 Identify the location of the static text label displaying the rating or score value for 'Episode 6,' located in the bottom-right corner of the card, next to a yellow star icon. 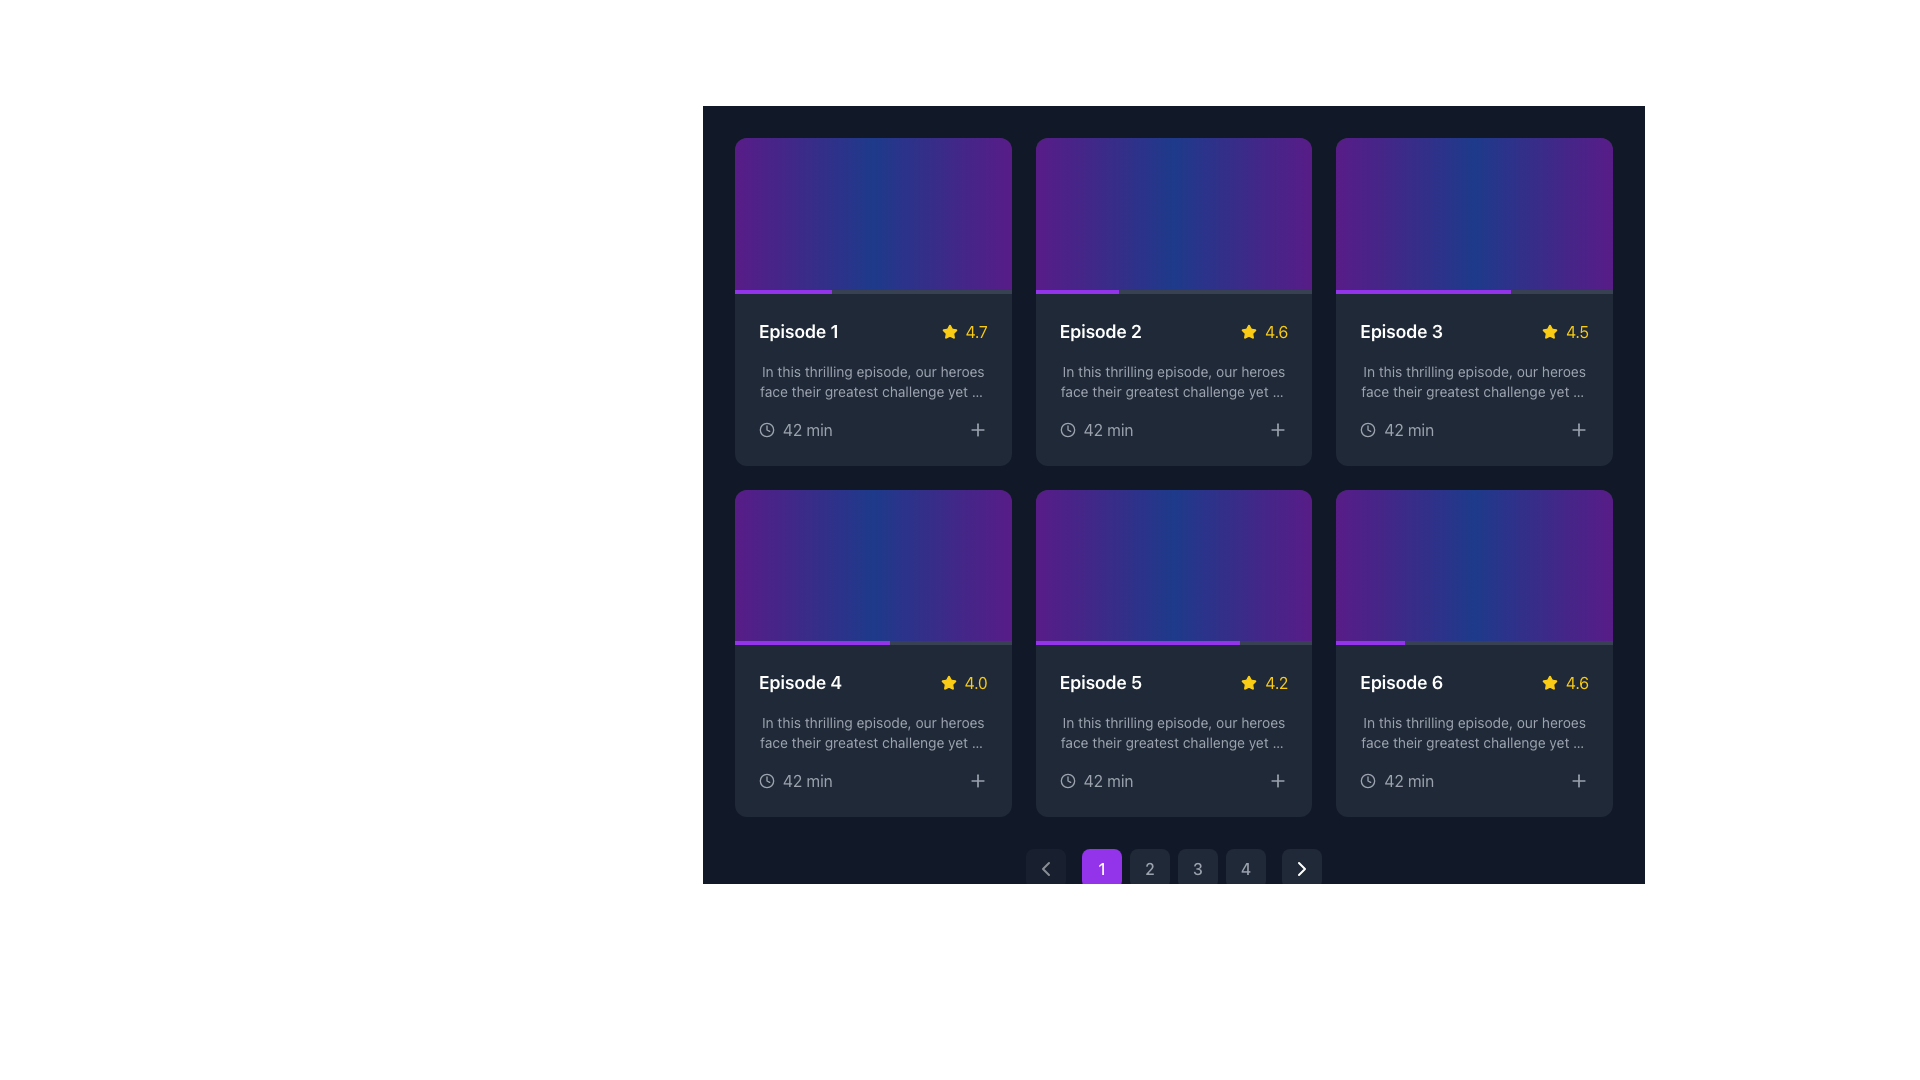
(1576, 682).